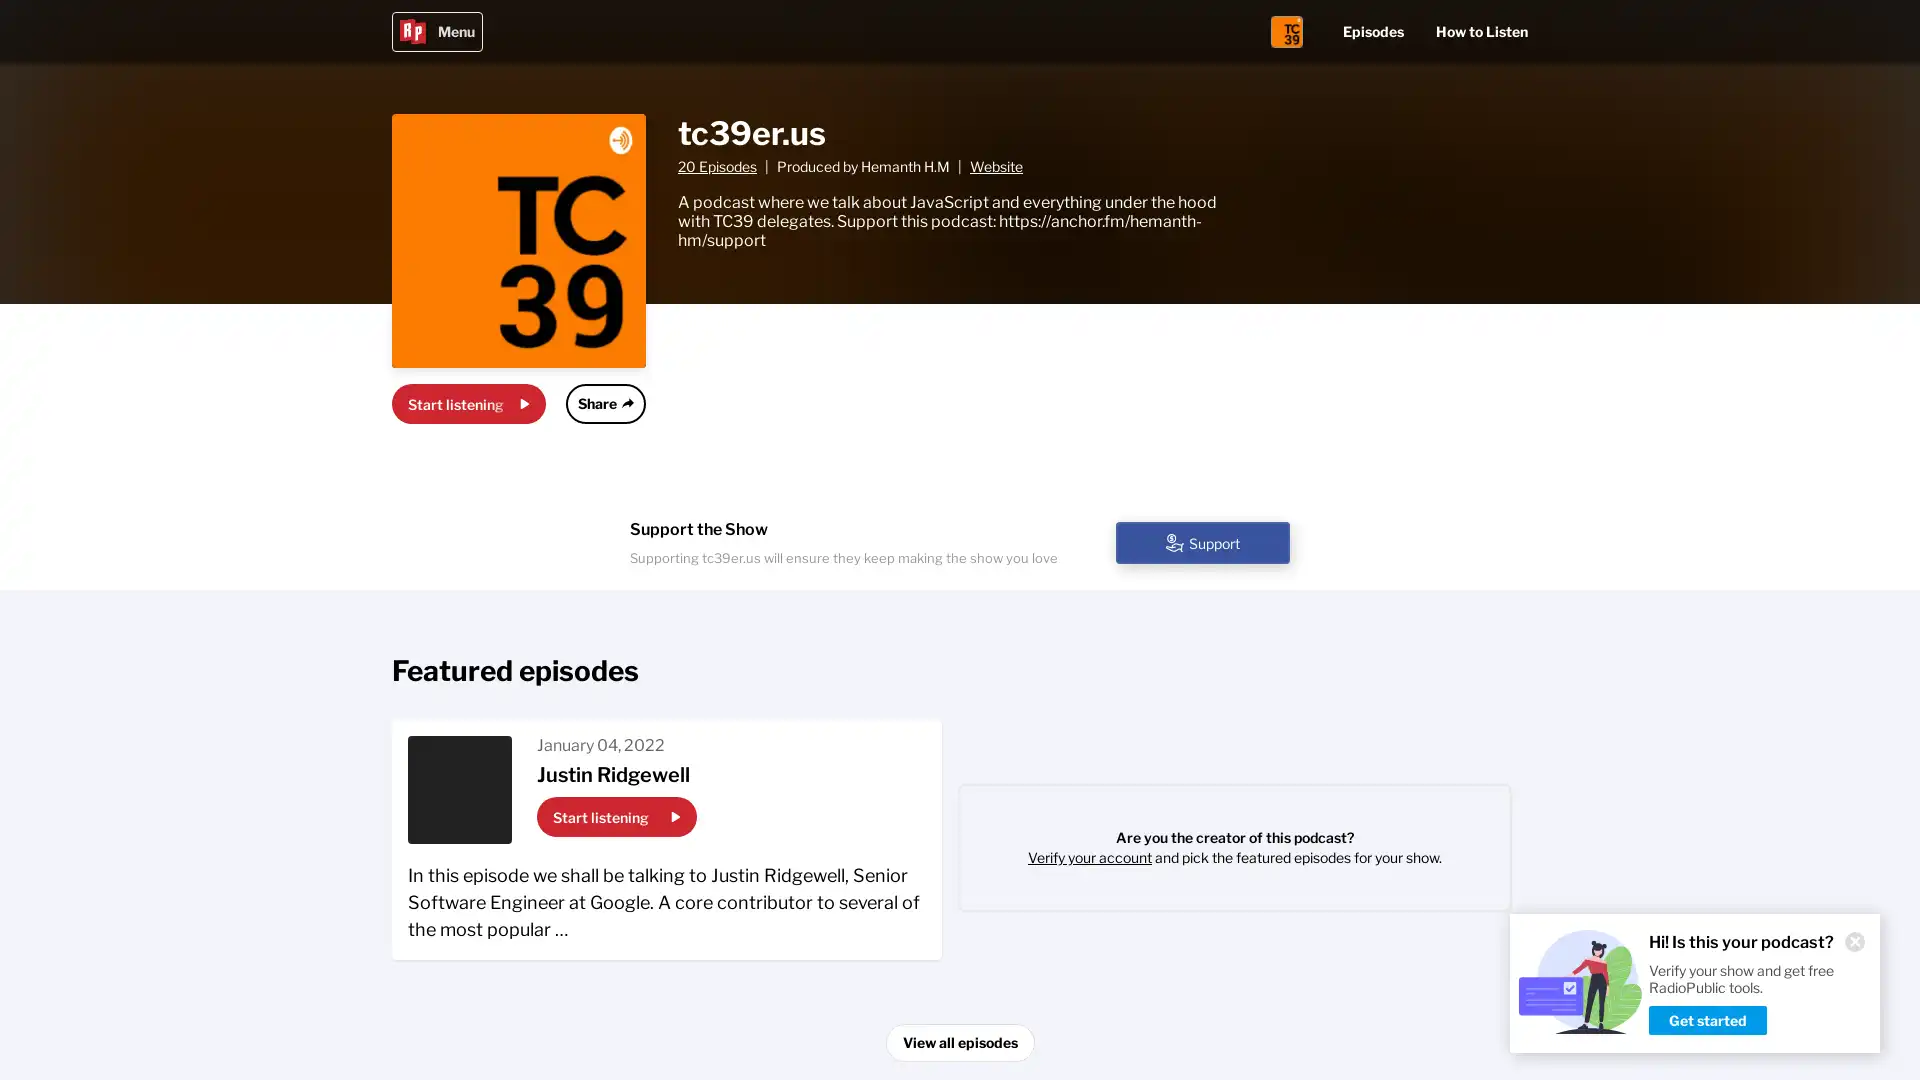 Image resolution: width=1920 pixels, height=1080 pixels. Describe the element at coordinates (616, 817) in the screenshot. I see `Start listening play` at that location.